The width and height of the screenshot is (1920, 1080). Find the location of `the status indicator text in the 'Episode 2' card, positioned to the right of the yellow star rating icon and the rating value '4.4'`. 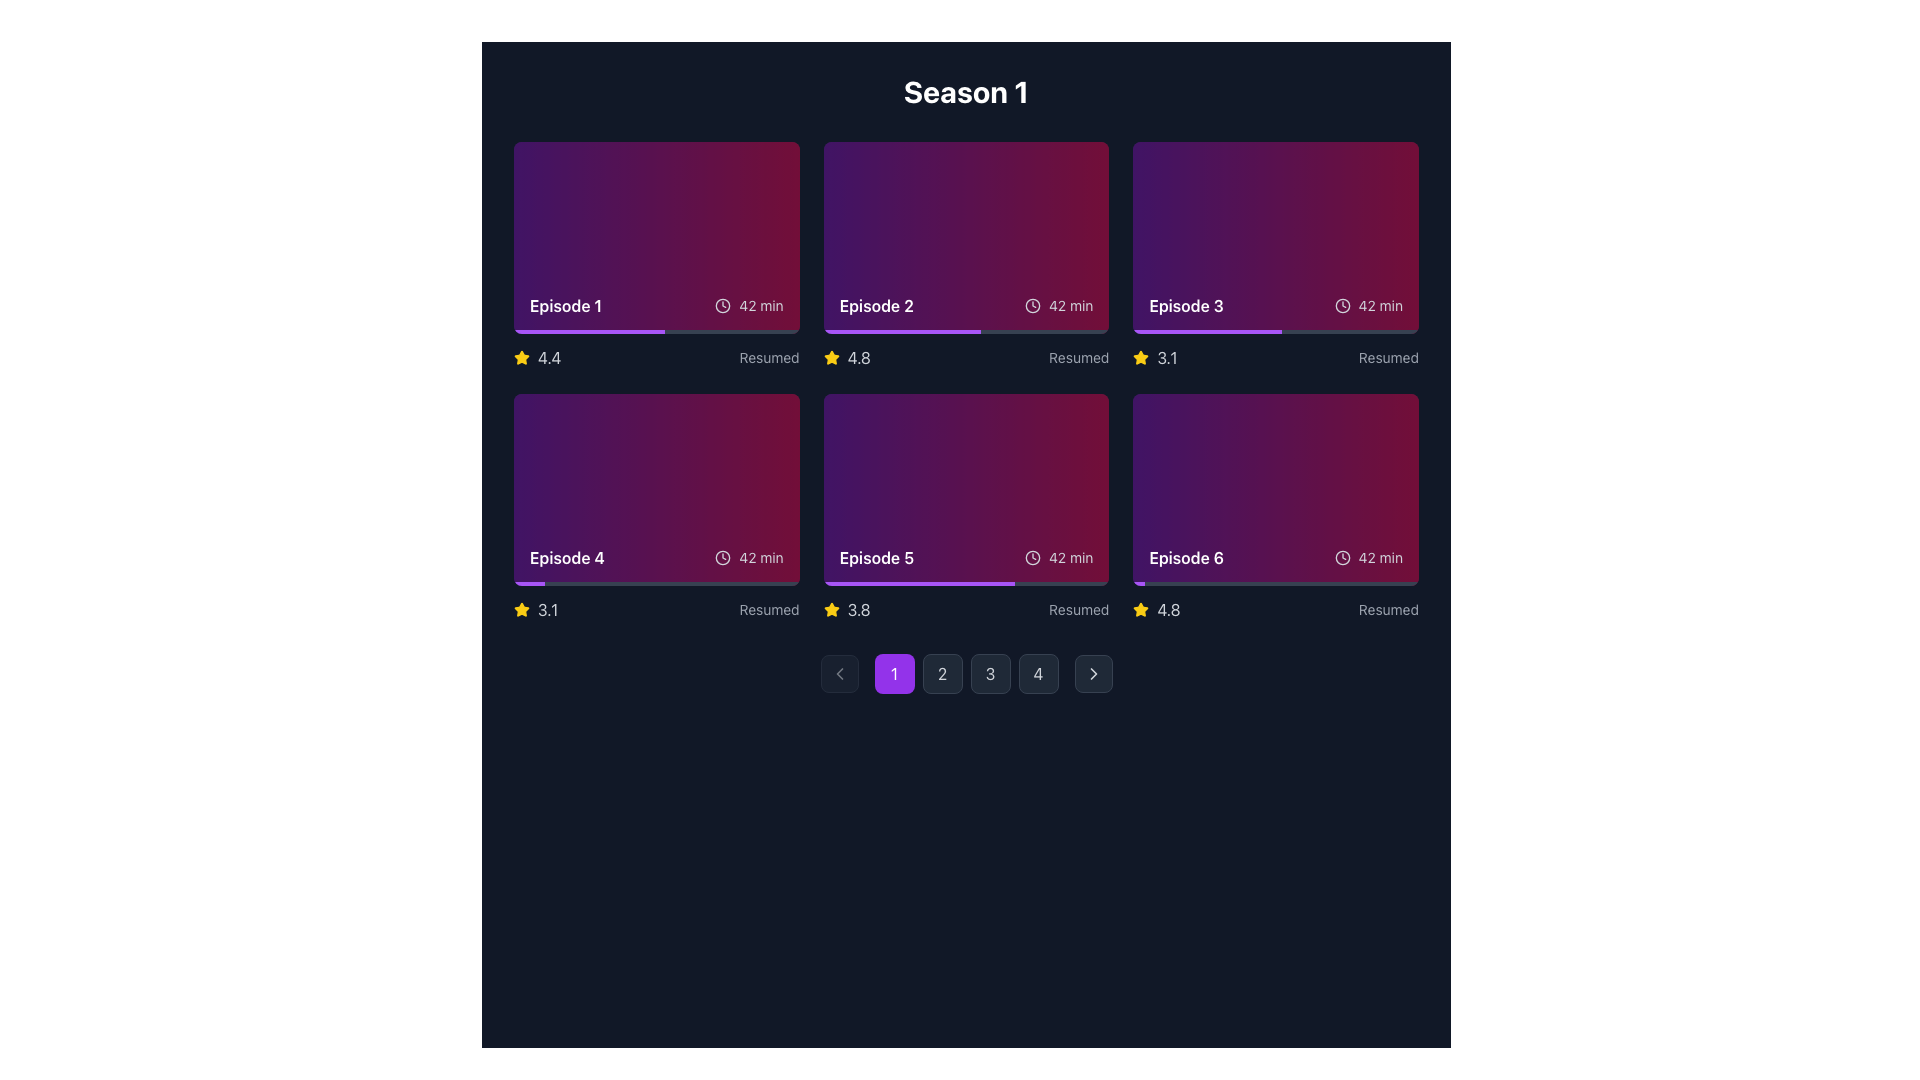

the status indicator text in the 'Episode 2' card, positioned to the right of the yellow star rating icon and the rating value '4.4' is located at coordinates (768, 357).